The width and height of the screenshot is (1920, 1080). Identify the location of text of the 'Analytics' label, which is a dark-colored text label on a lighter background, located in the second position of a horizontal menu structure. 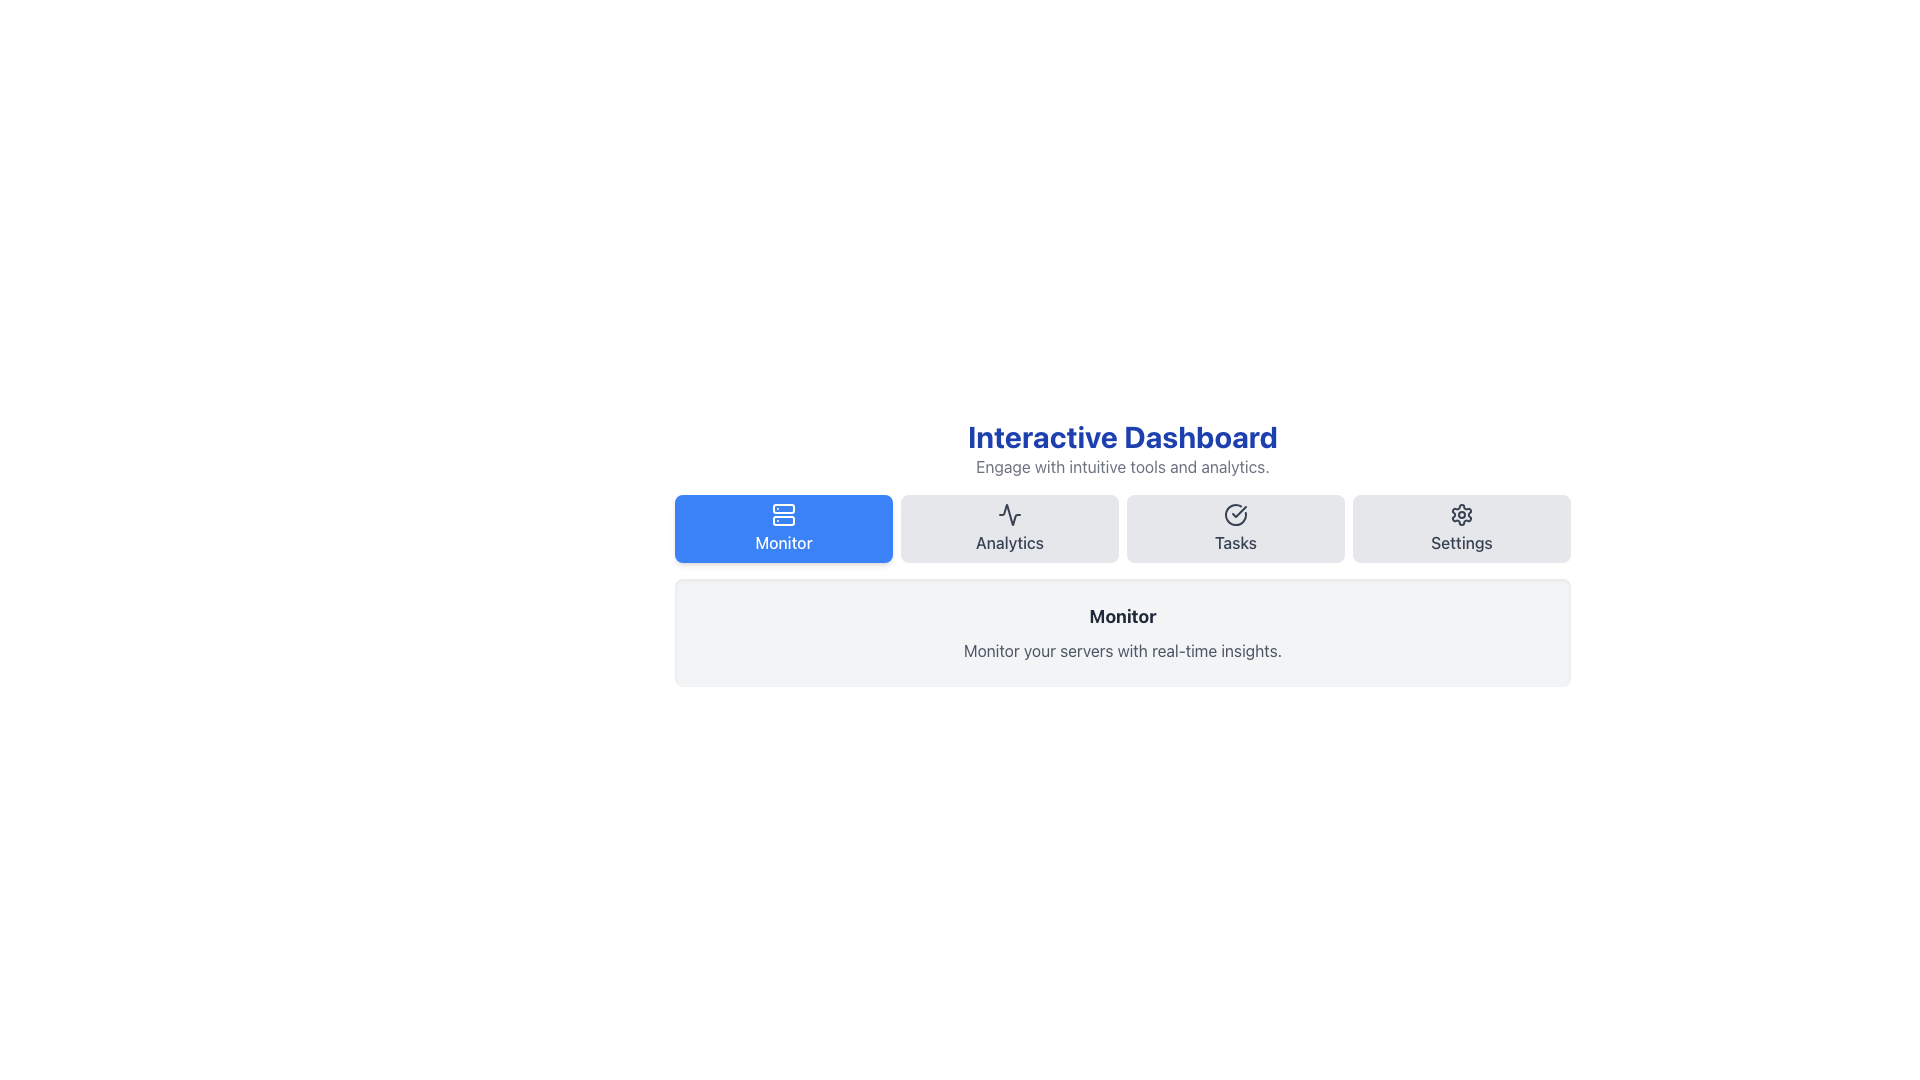
(1009, 543).